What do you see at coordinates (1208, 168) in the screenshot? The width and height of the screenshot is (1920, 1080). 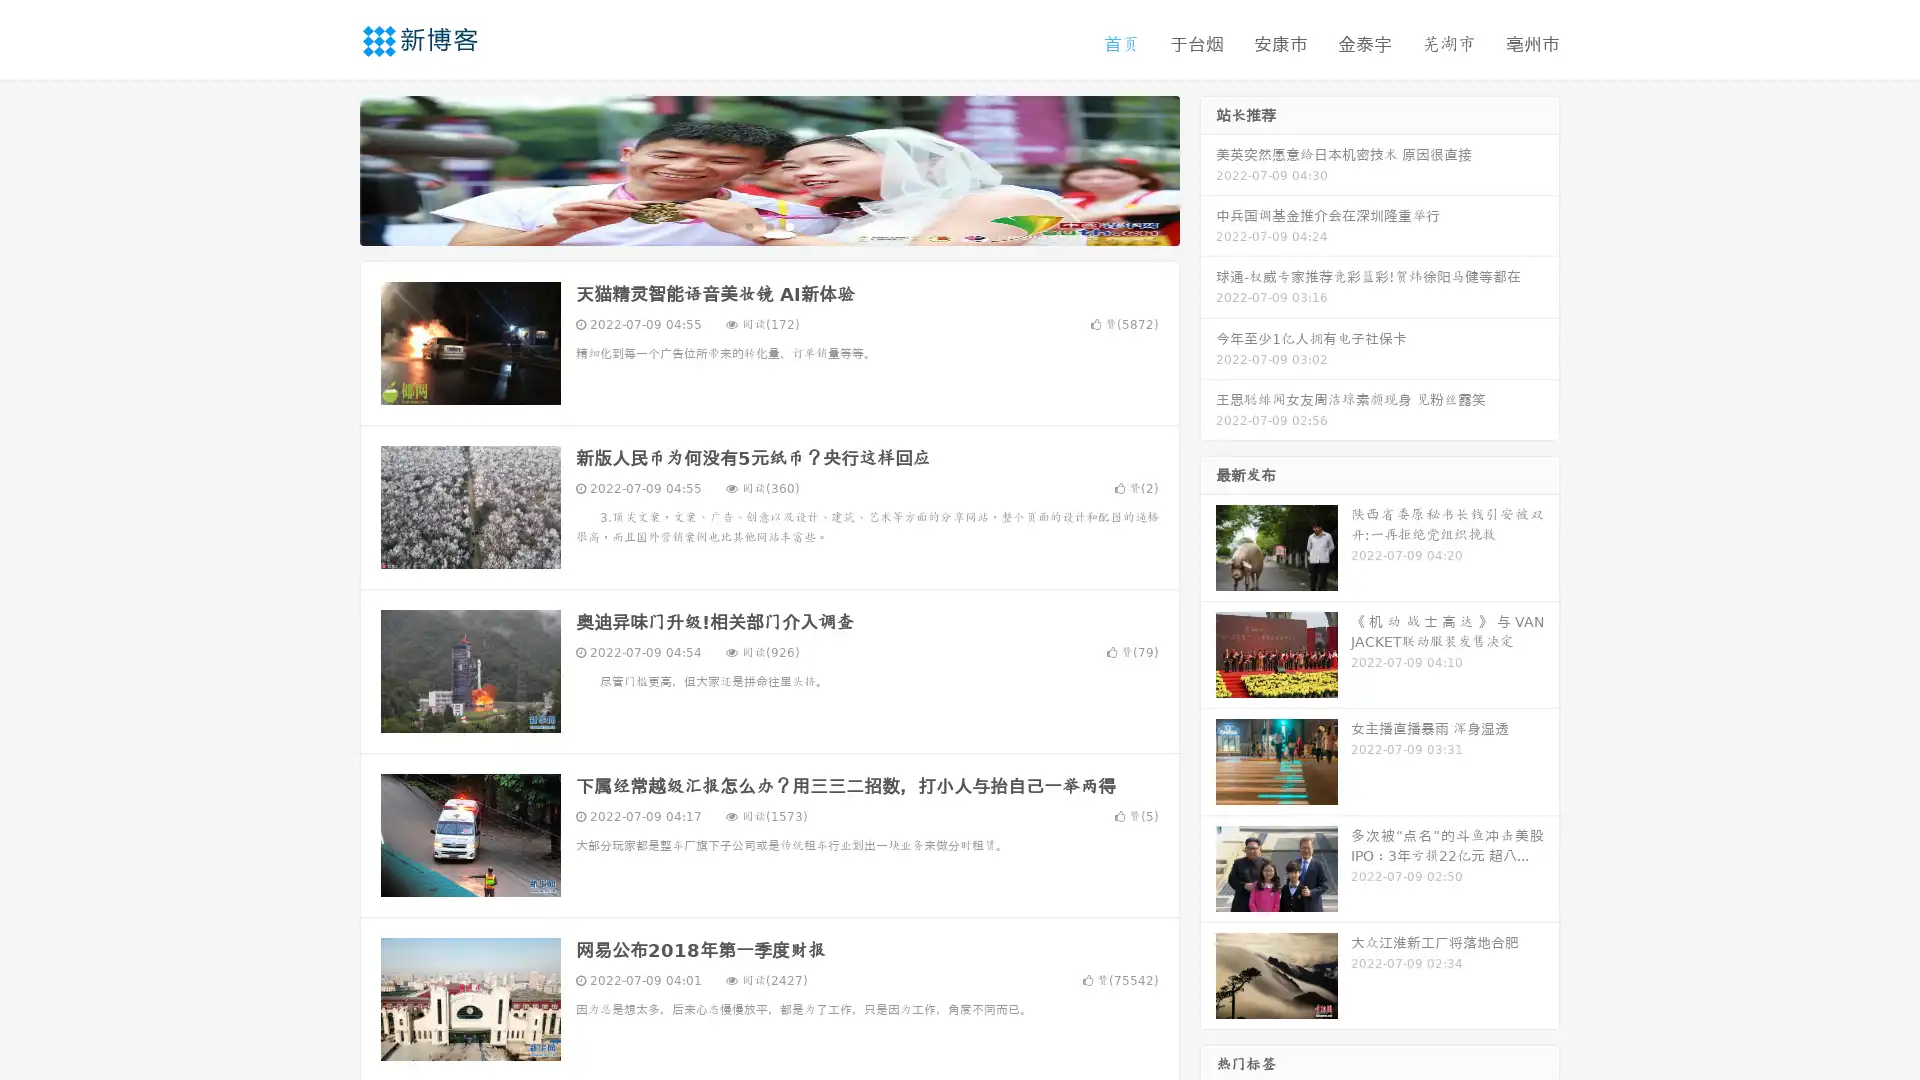 I see `Next slide` at bounding box center [1208, 168].